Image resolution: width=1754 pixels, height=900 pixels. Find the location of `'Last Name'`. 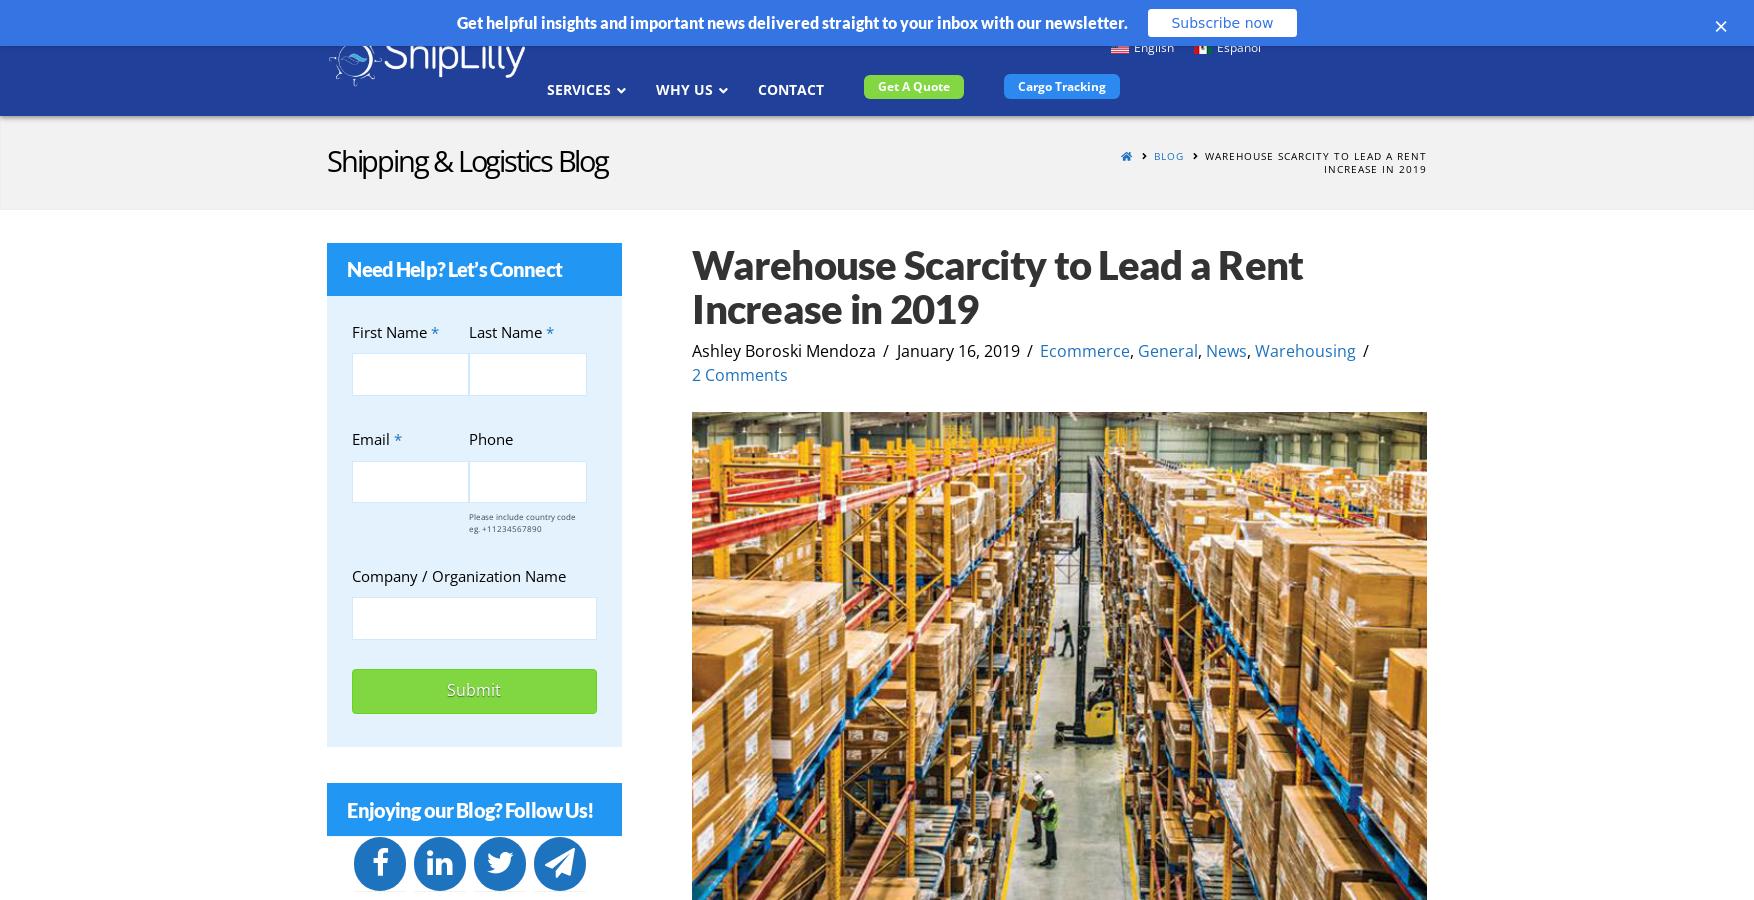

'Last Name' is located at coordinates (504, 329).